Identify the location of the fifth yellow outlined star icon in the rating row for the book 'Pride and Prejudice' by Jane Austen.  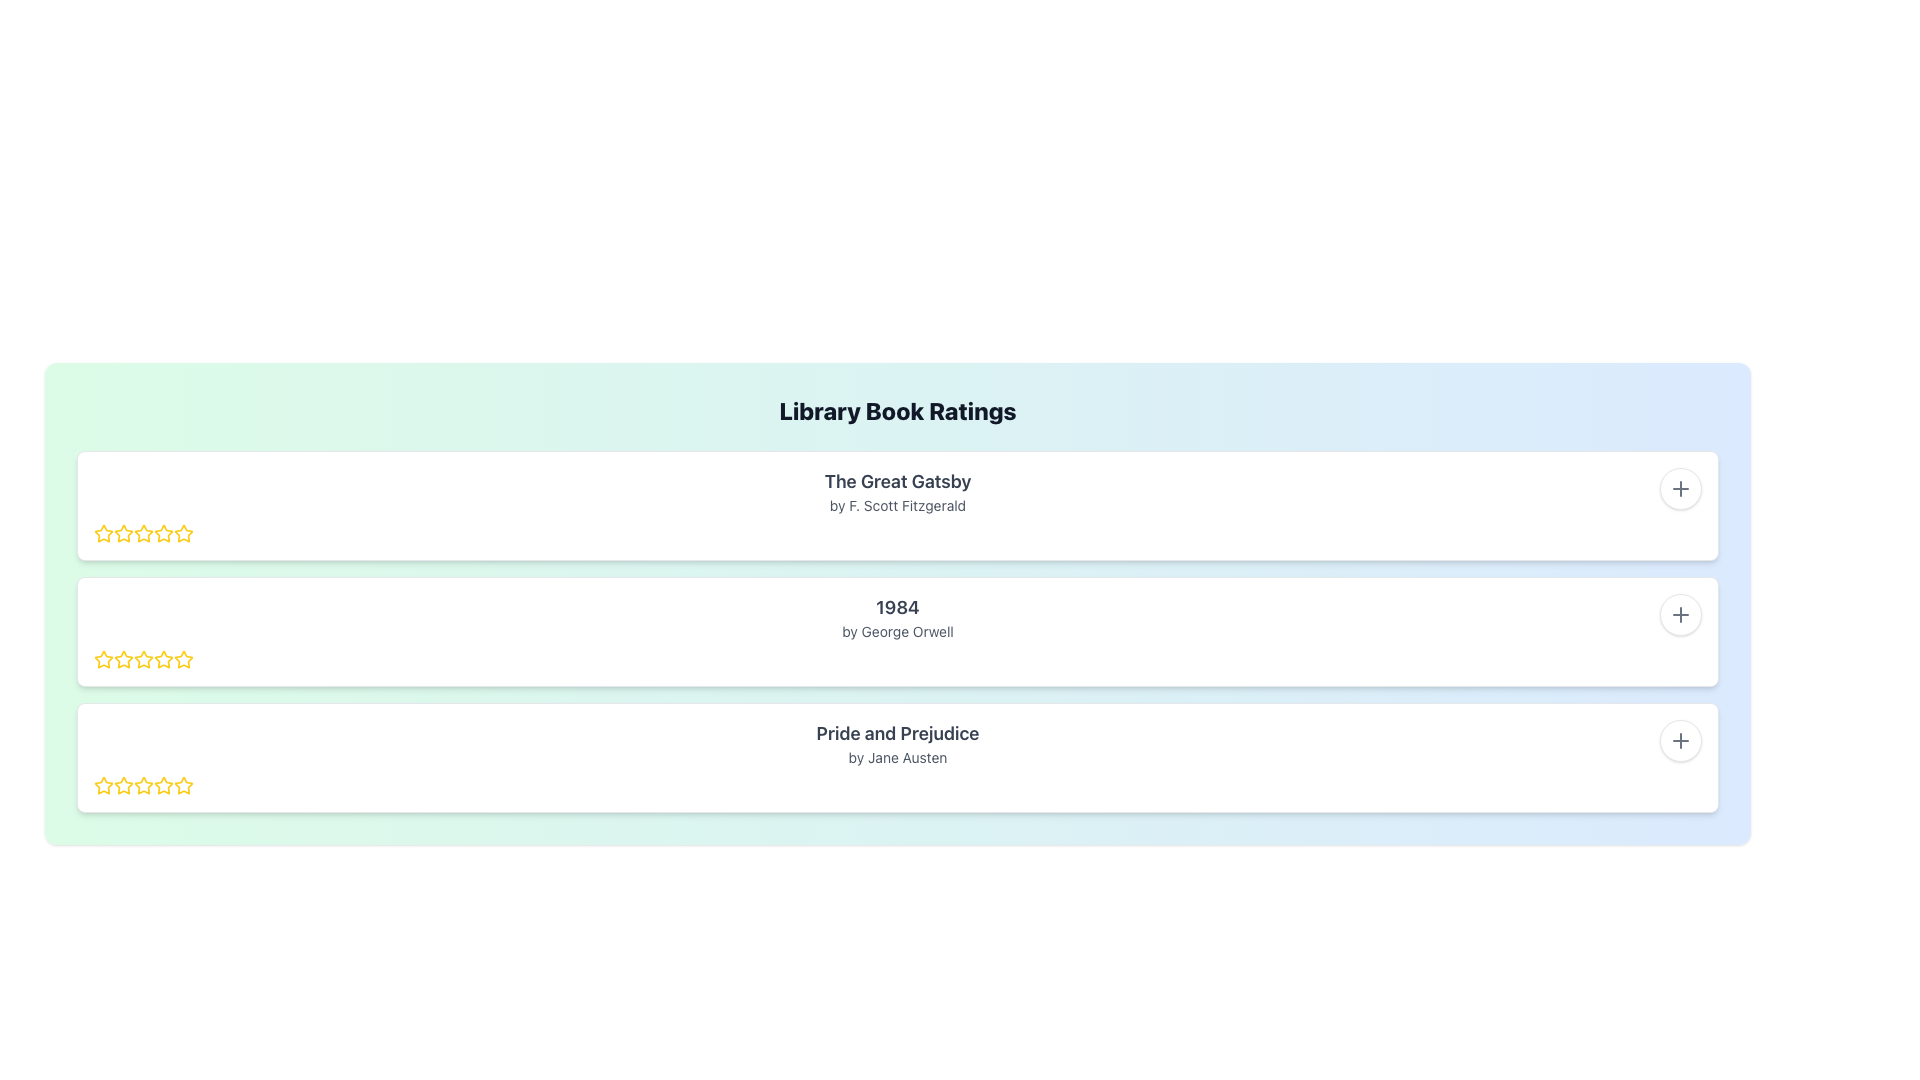
(183, 785).